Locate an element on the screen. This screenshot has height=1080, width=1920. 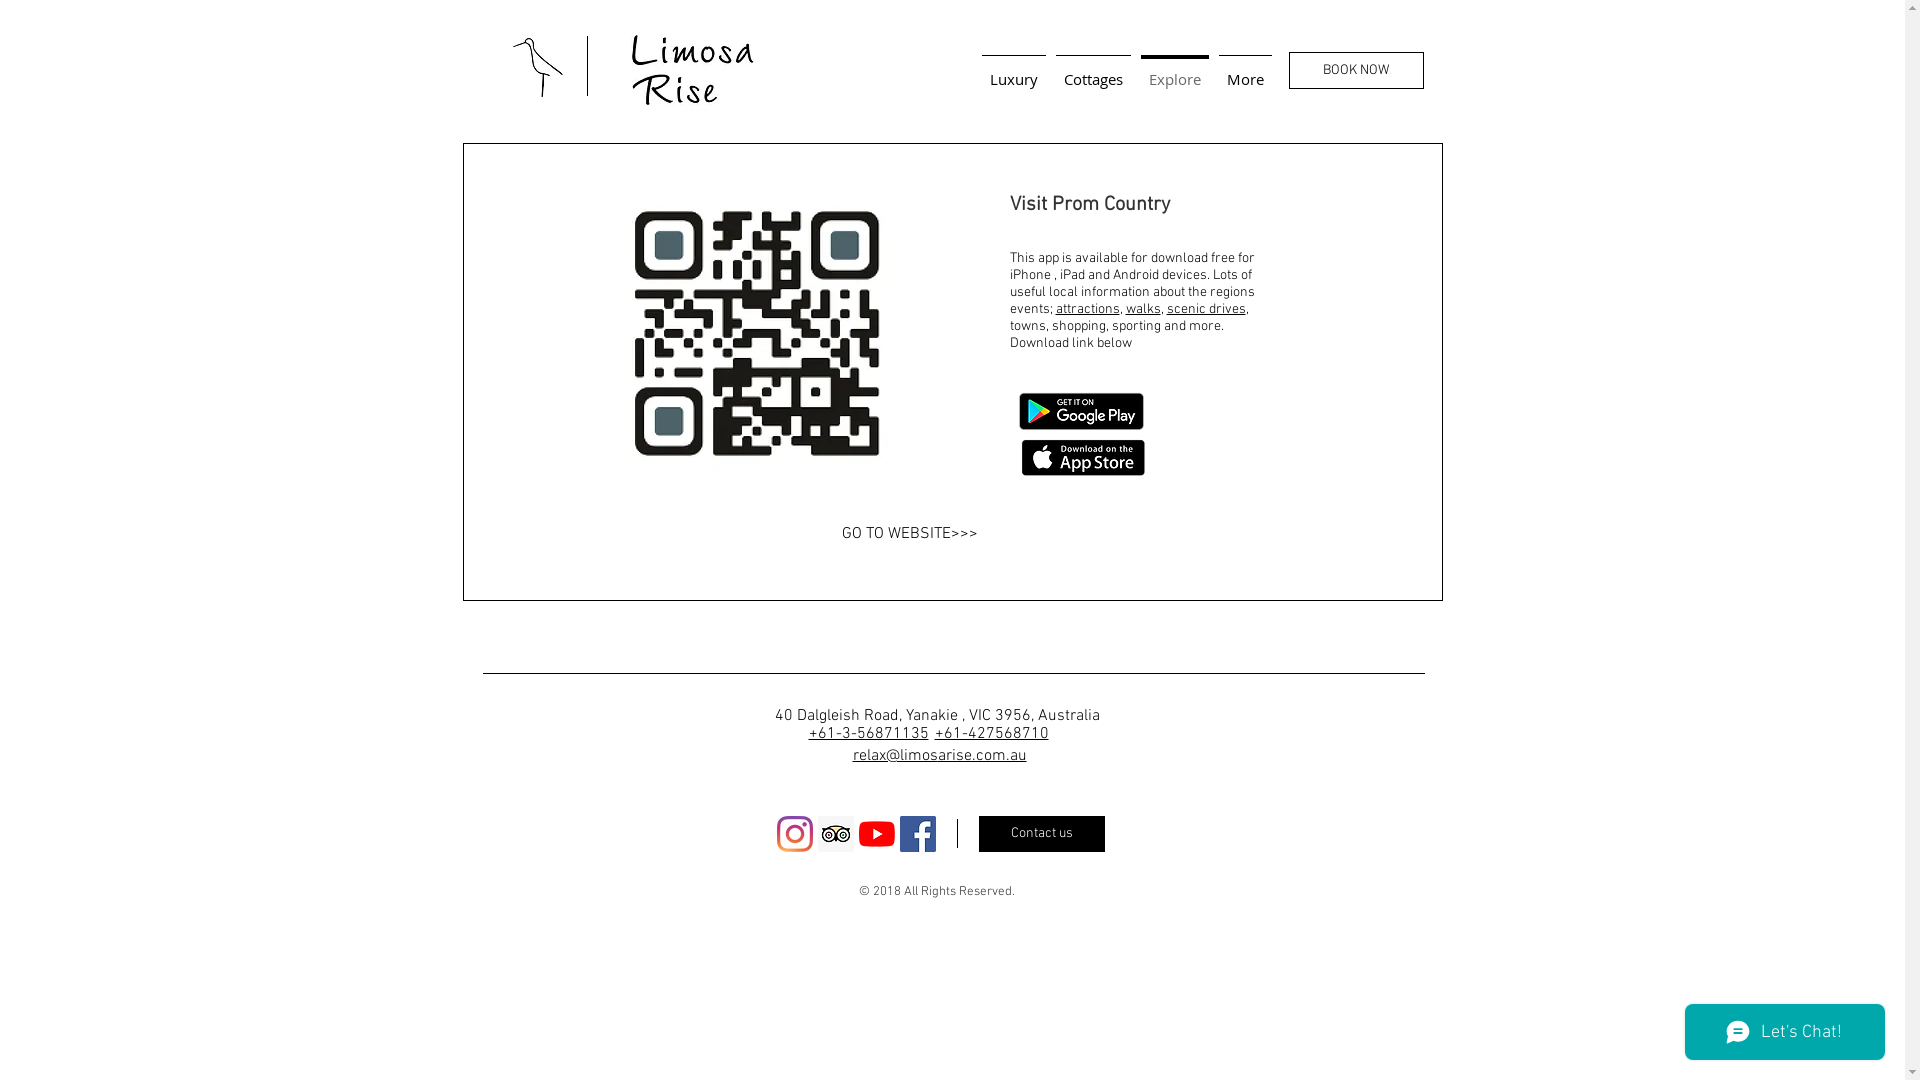
'+61-3-56871135' is located at coordinates (807, 733).